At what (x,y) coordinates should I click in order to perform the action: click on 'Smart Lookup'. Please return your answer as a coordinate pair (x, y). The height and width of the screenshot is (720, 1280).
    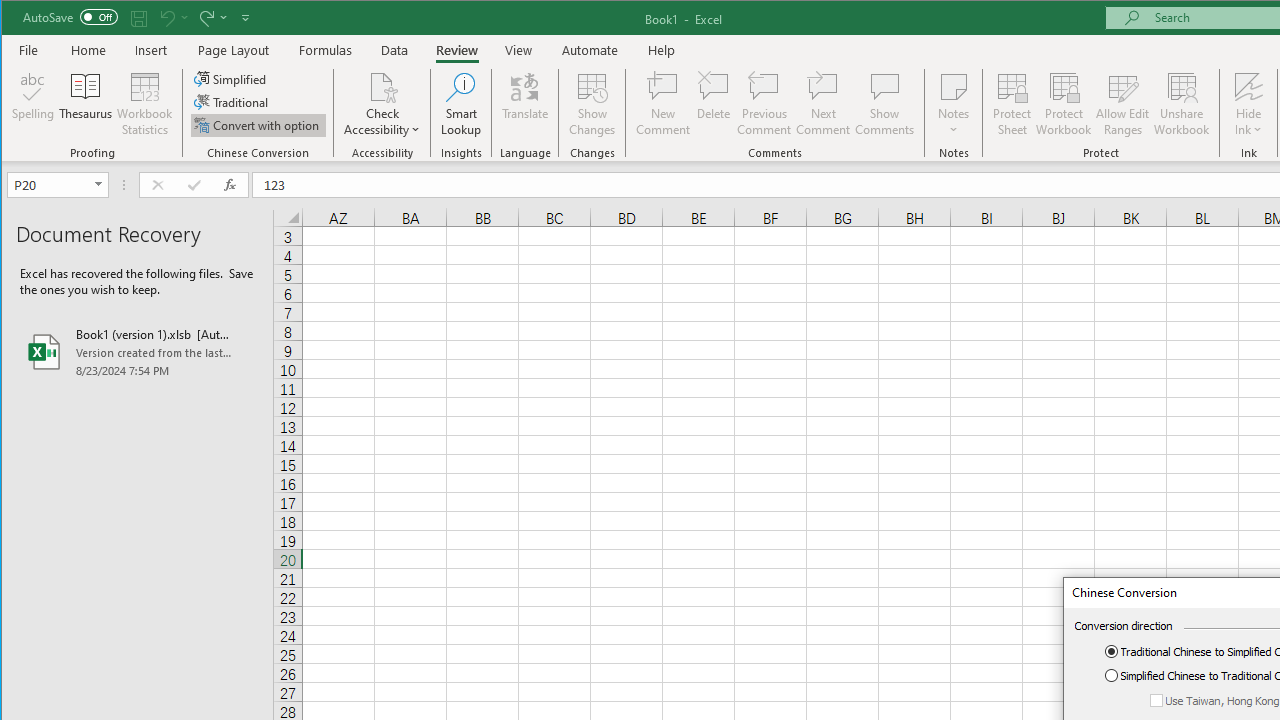
    Looking at the image, I should click on (460, 104).